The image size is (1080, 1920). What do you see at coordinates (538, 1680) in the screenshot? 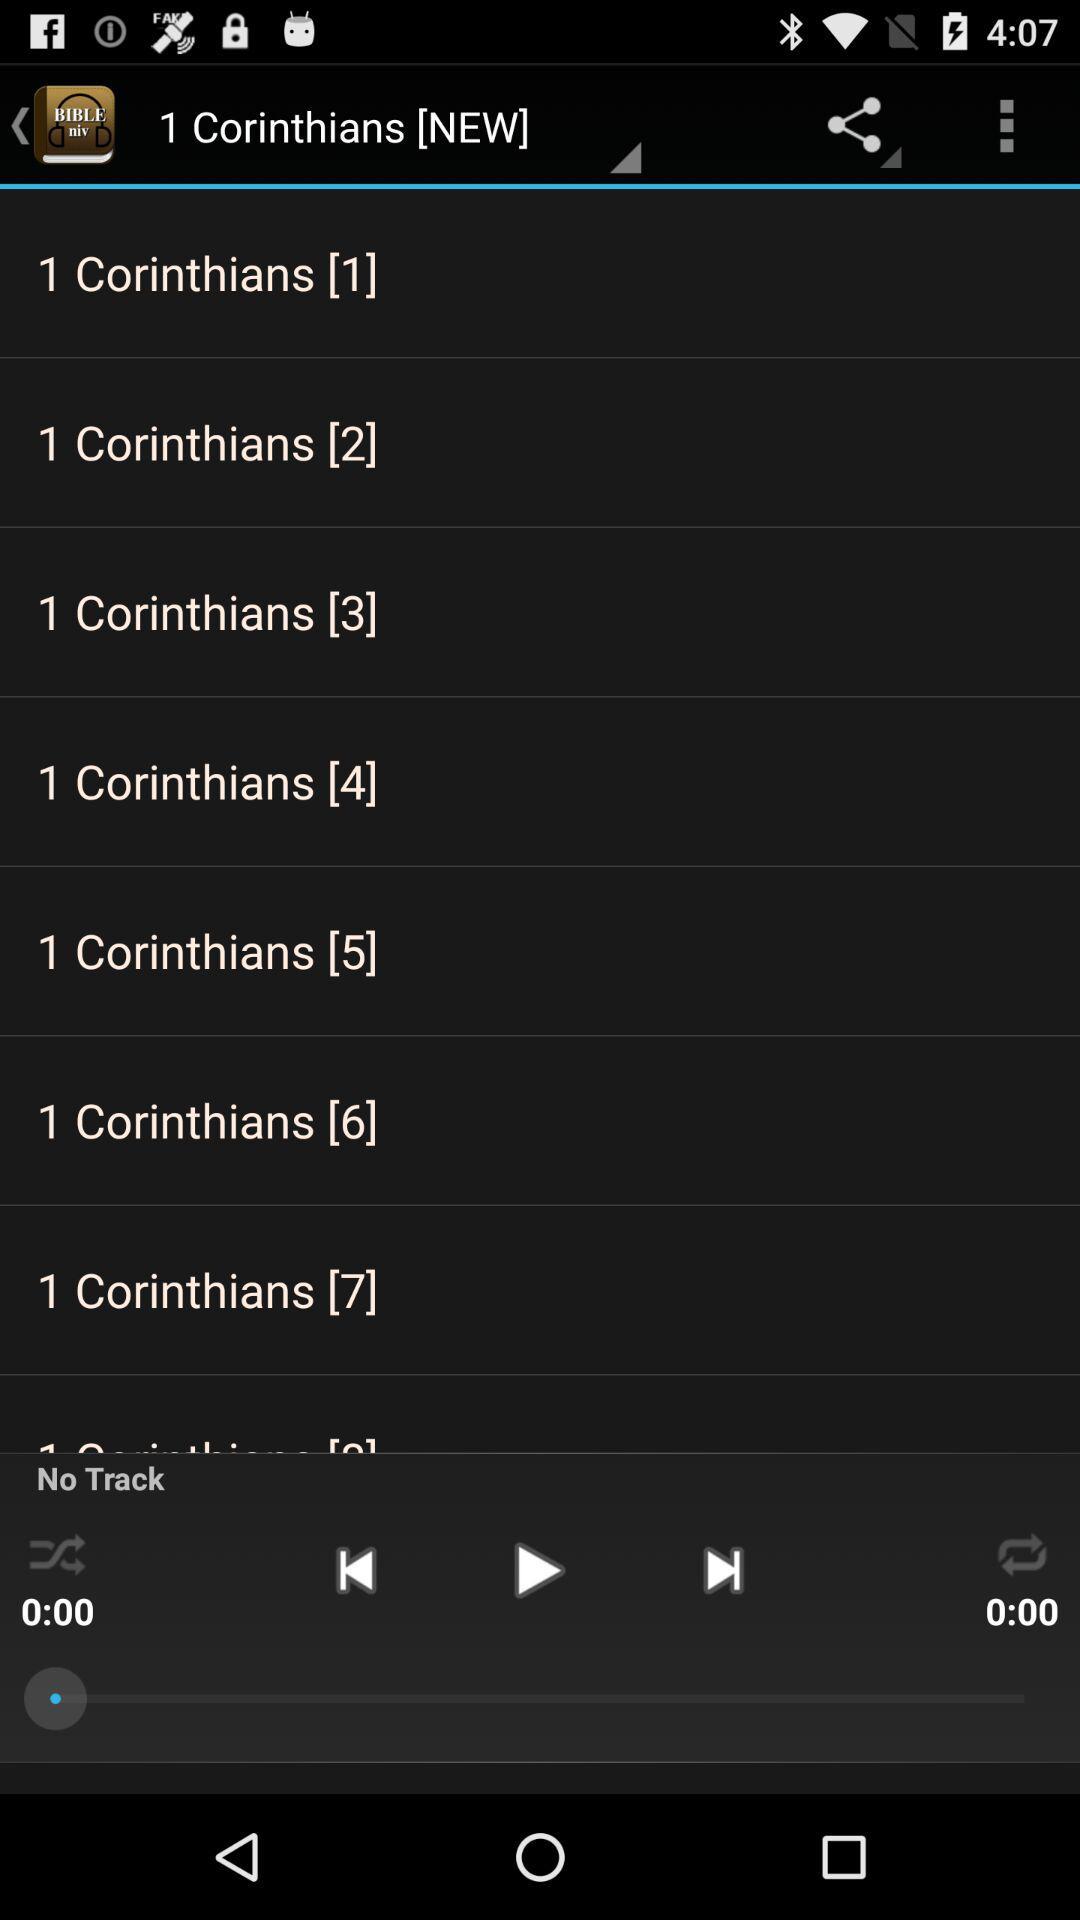
I see `the play icon` at bounding box center [538, 1680].